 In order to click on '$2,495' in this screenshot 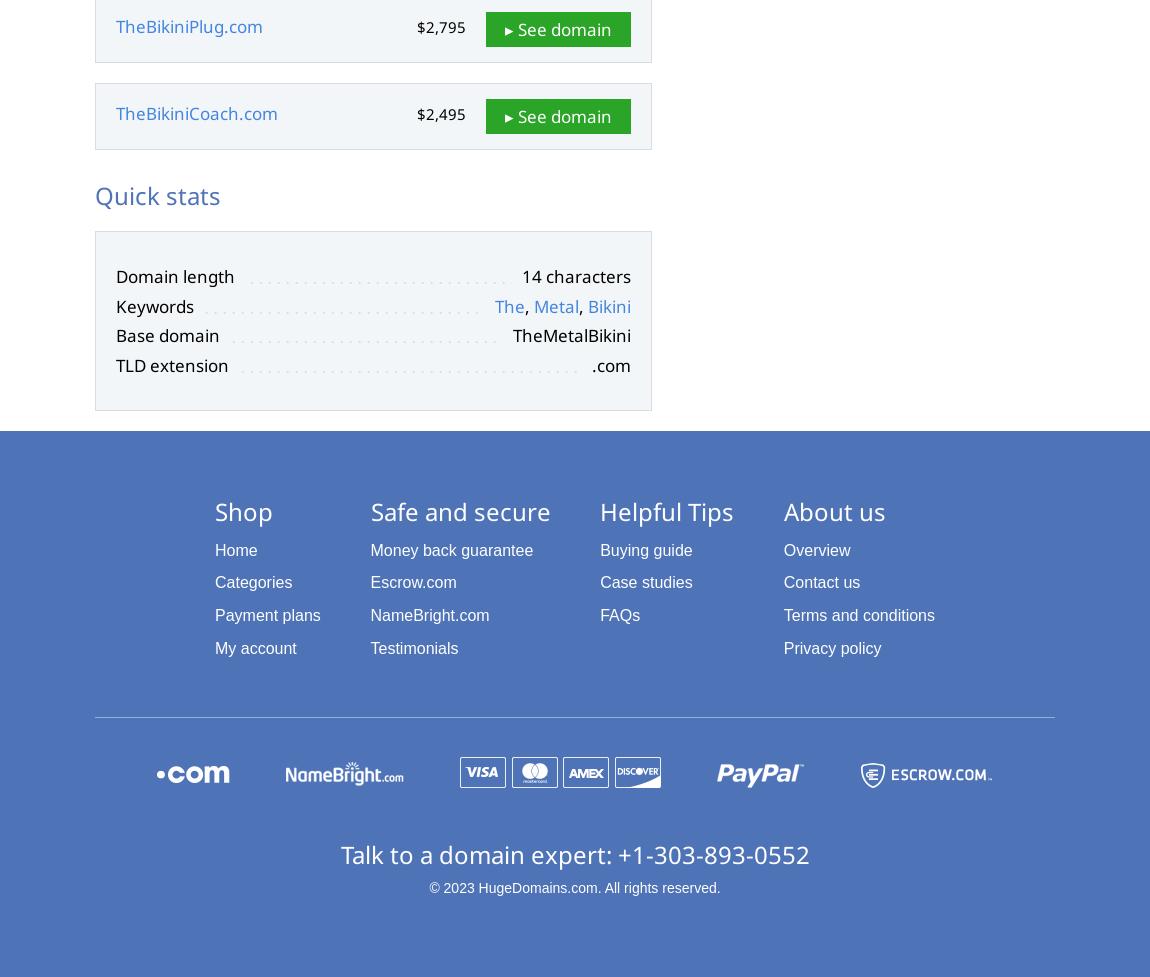, I will do `click(416, 114)`.